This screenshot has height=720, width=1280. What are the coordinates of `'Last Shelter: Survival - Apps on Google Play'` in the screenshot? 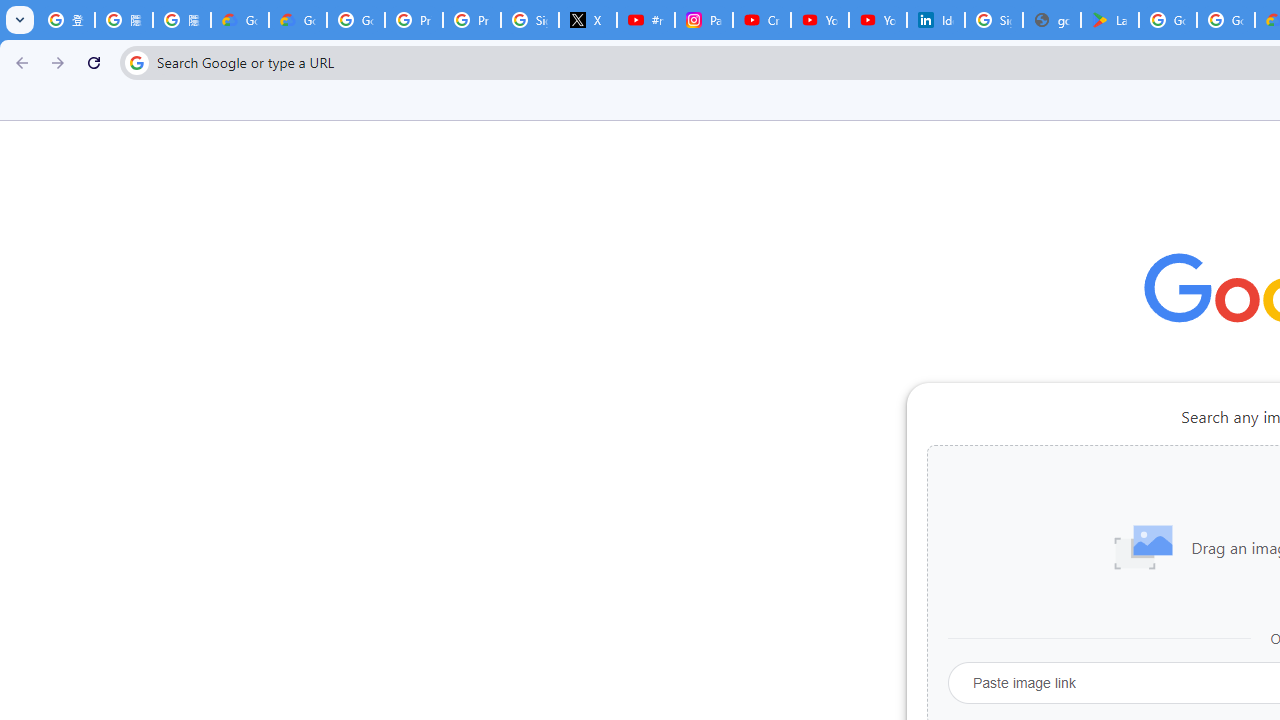 It's located at (1109, 20).